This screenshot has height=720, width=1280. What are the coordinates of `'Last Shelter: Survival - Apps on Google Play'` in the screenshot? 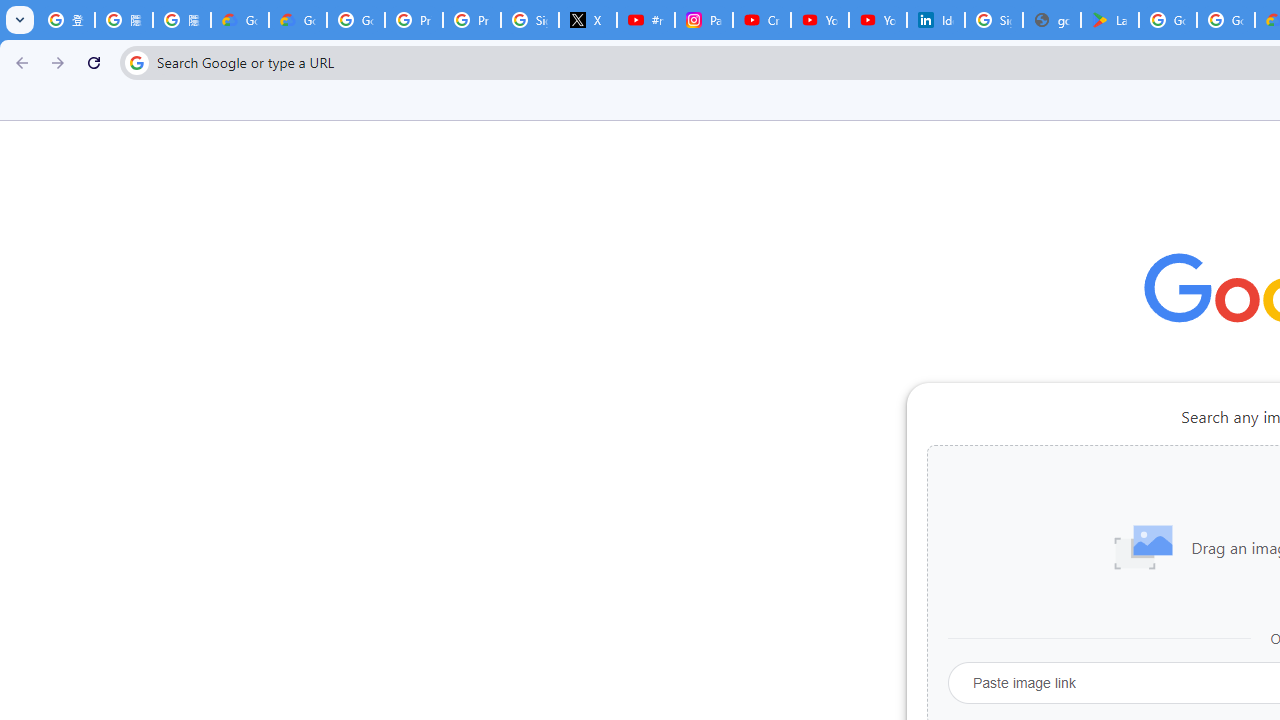 It's located at (1109, 20).